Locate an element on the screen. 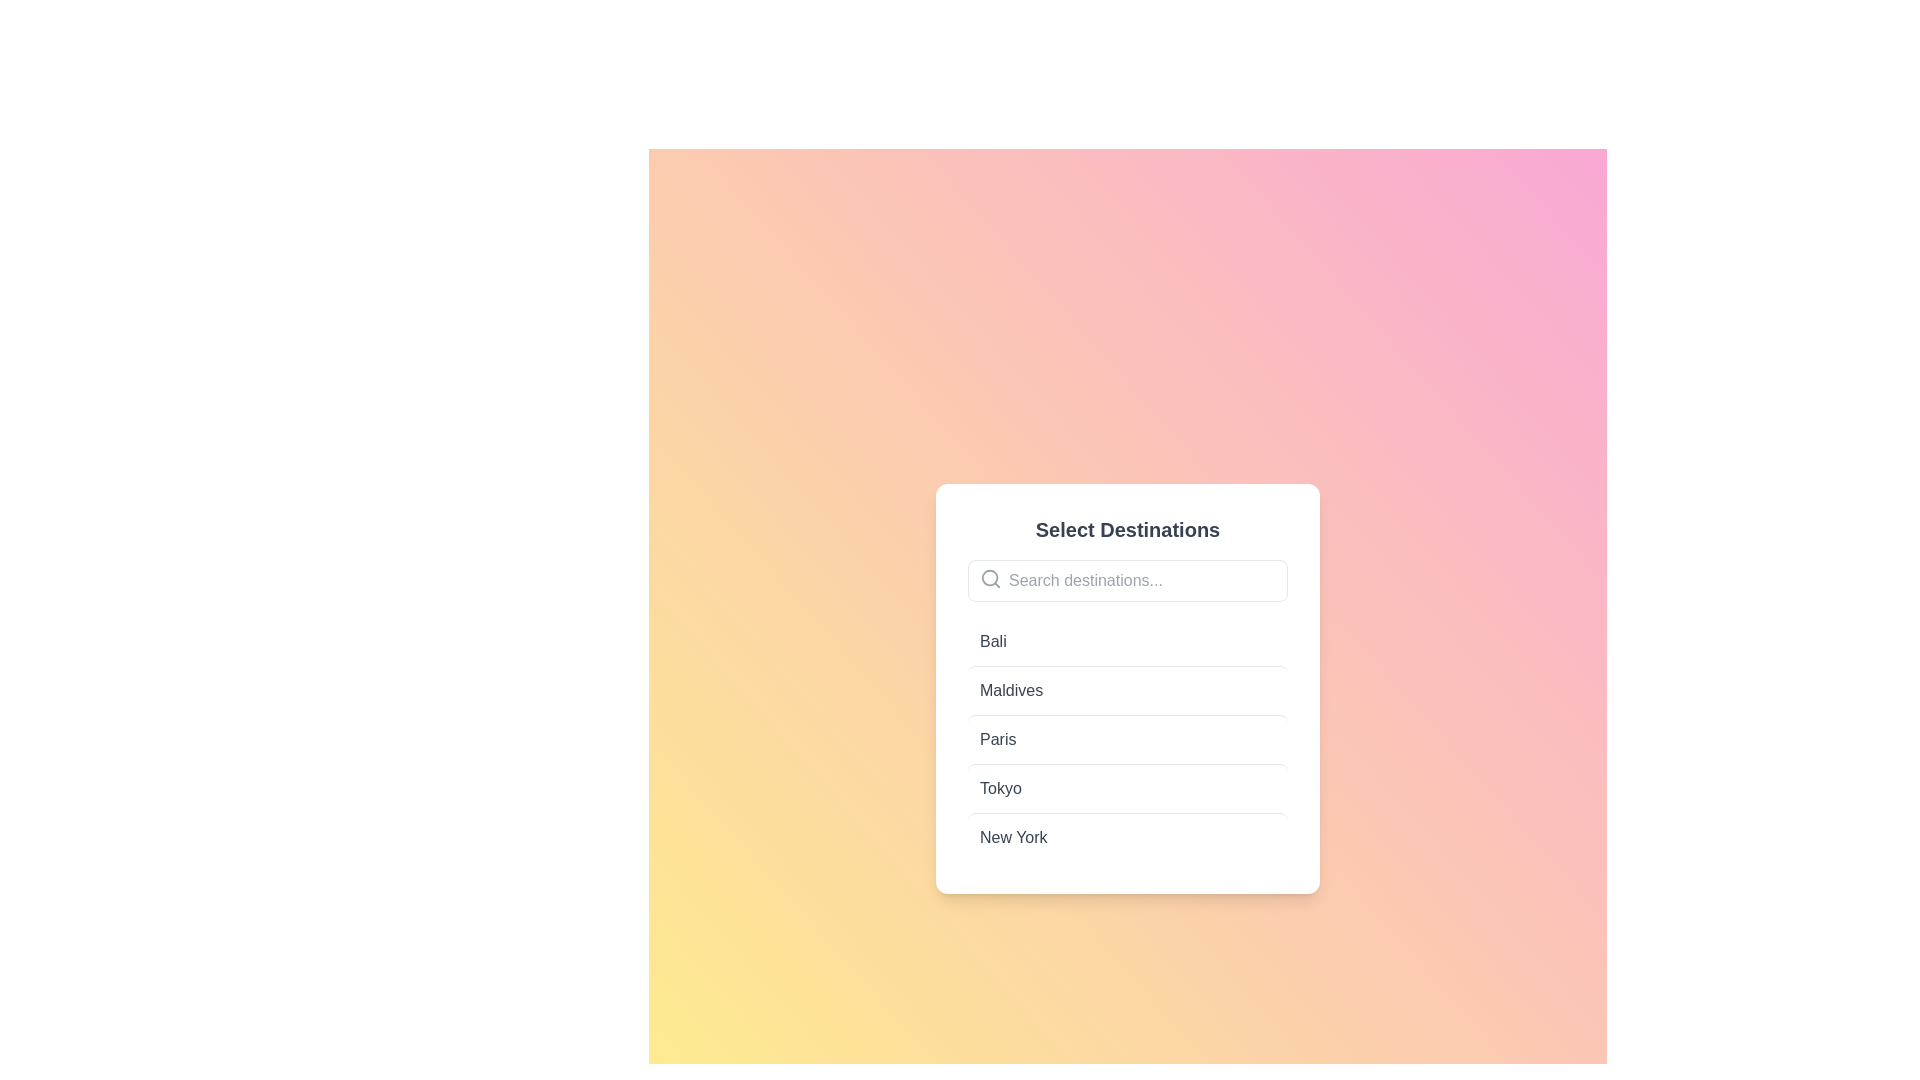 The width and height of the screenshot is (1920, 1080). the search icon located on the left side of the search input field is located at coordinates (990, 578).